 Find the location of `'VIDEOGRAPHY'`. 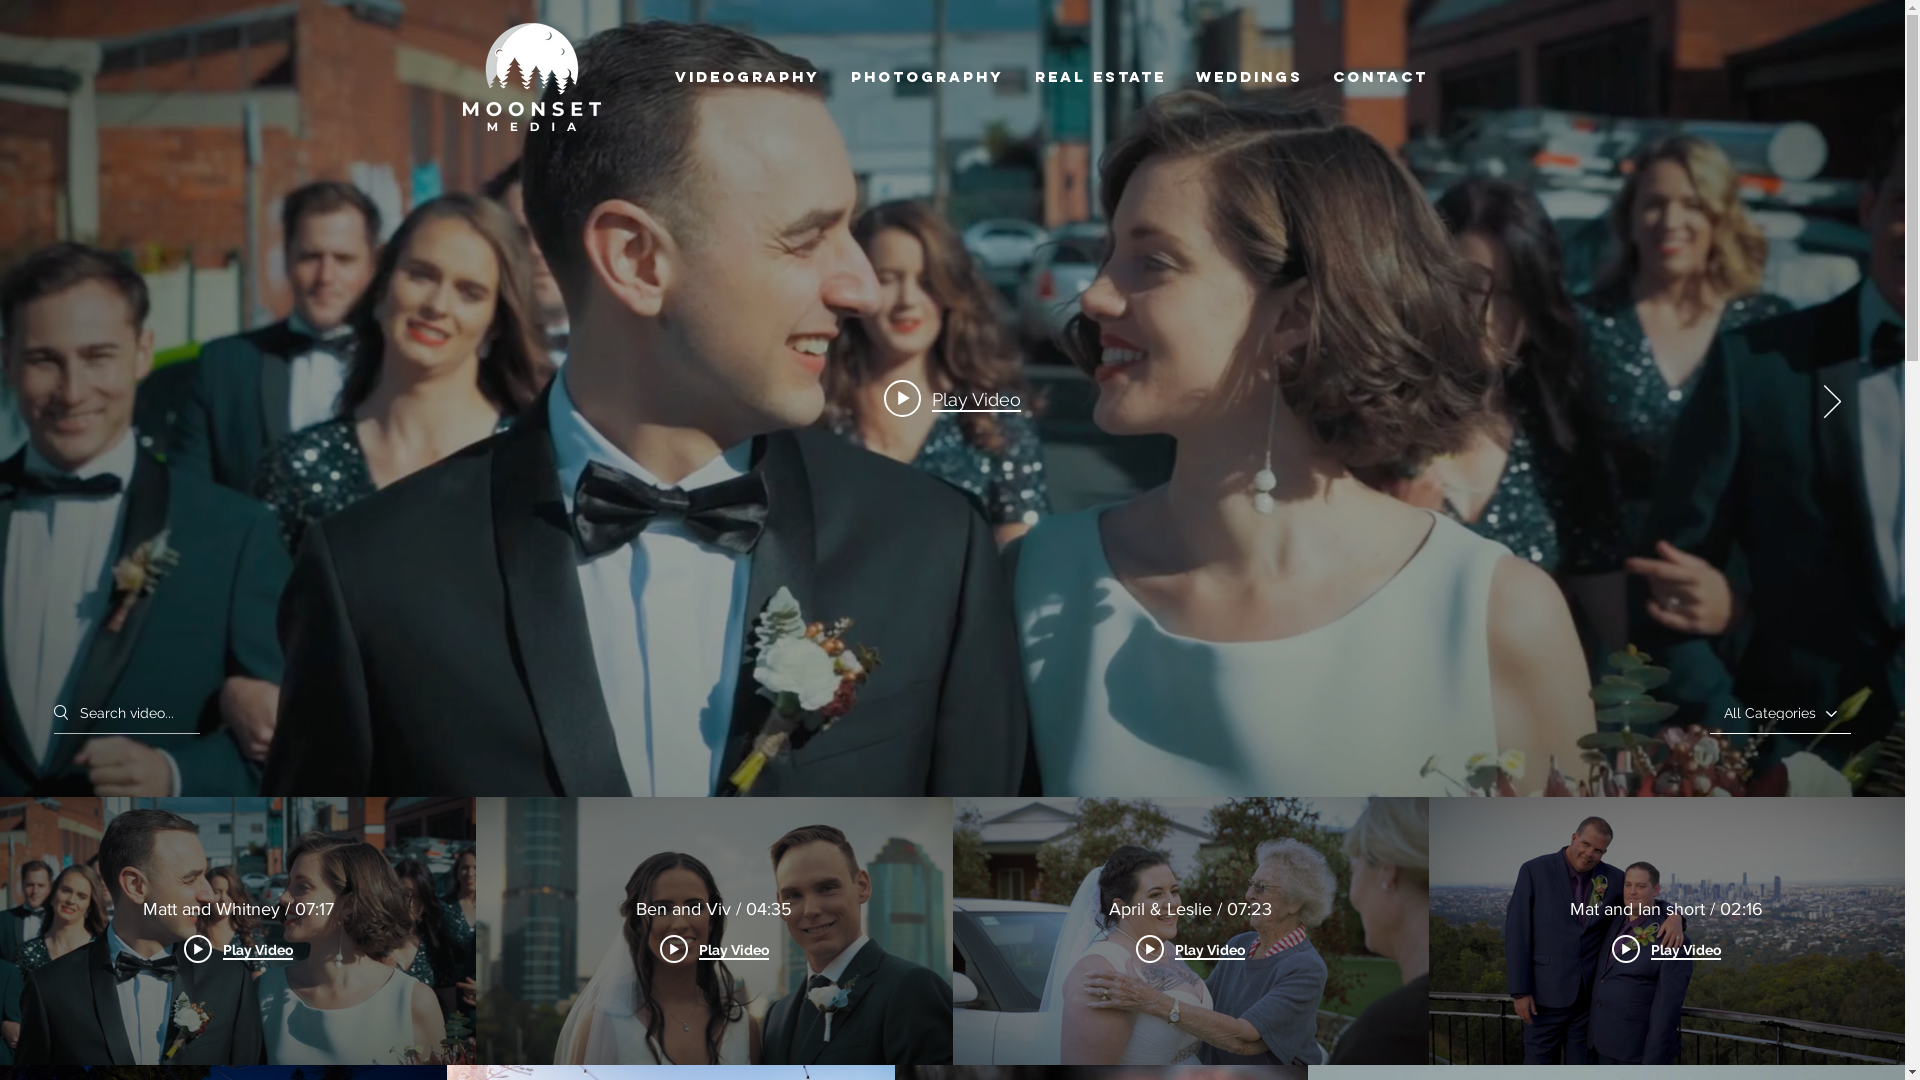

'VIDEOGRAPHY' is located at coordinates (747, 76).